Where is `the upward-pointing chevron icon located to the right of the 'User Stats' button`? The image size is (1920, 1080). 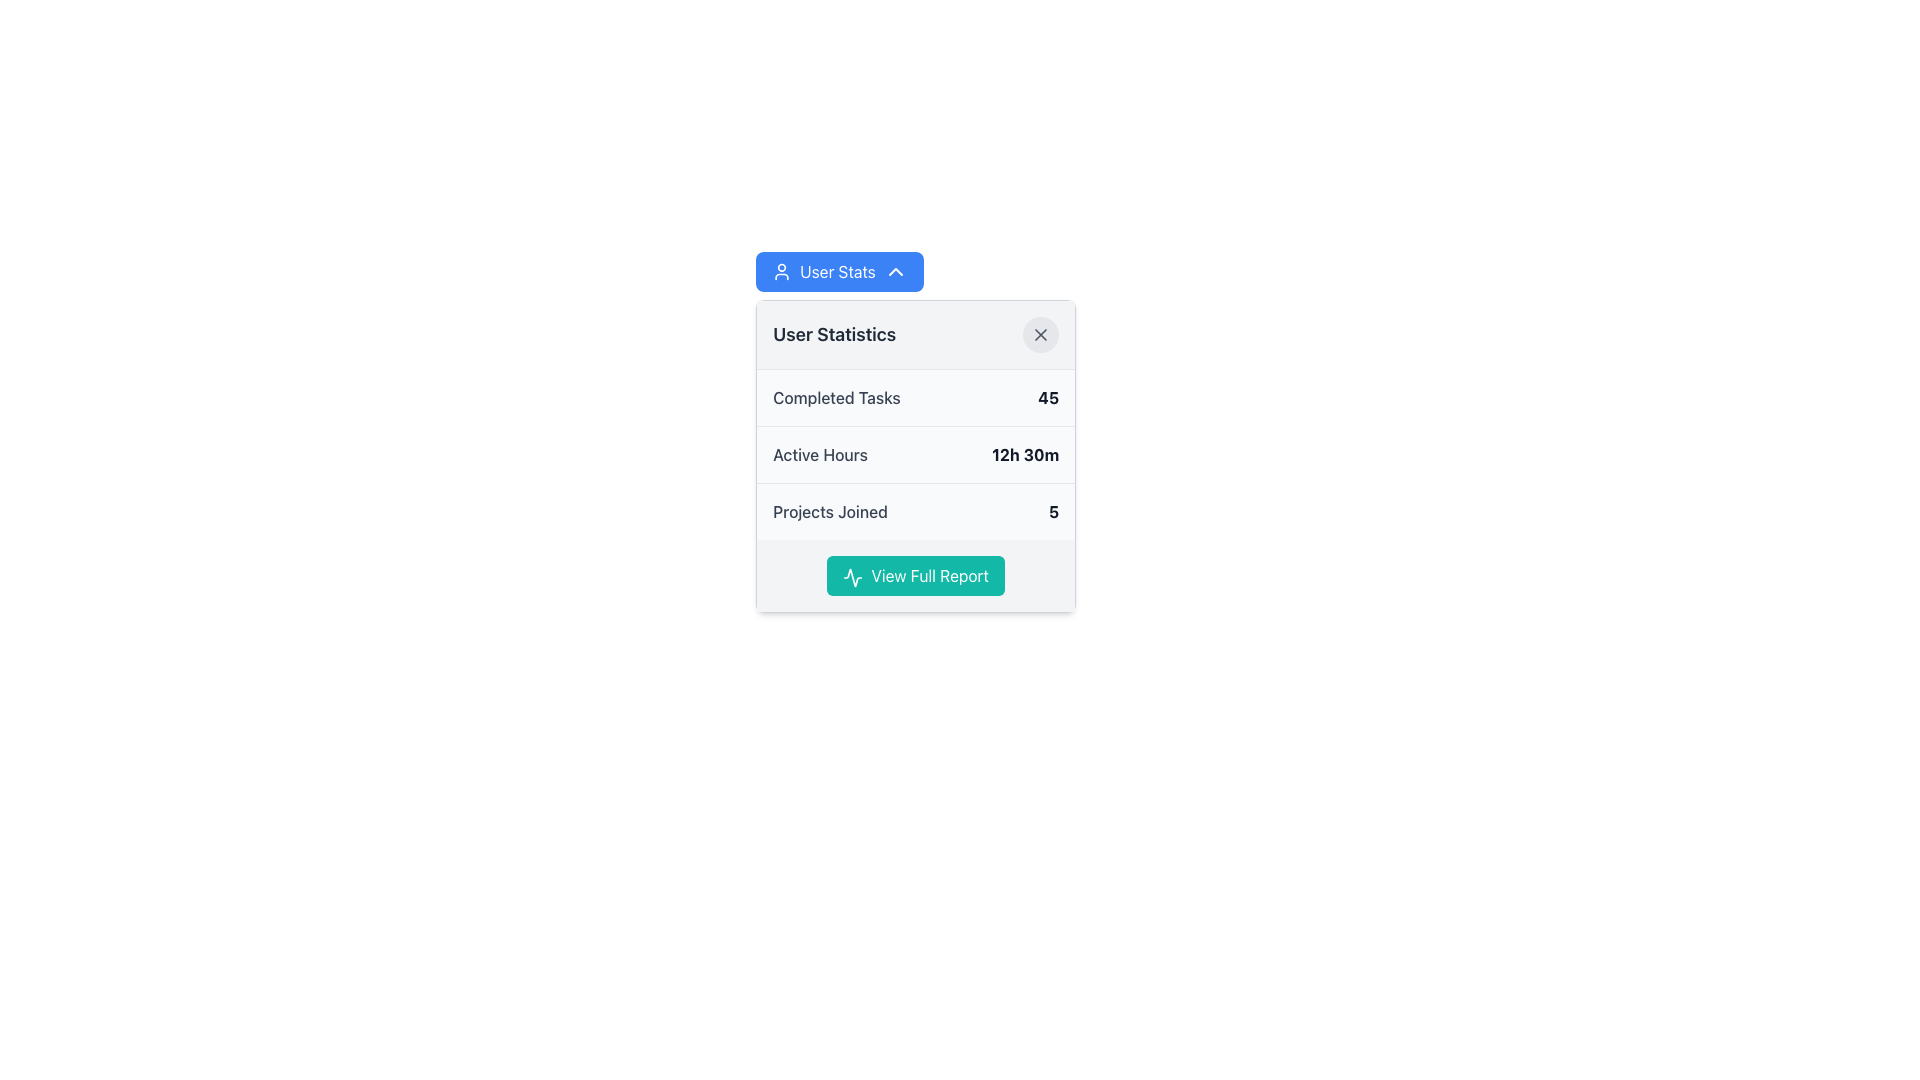 the upward-pointing chevron icon located to the right of the 'User Stats' button is located at coordinates (894, 272).